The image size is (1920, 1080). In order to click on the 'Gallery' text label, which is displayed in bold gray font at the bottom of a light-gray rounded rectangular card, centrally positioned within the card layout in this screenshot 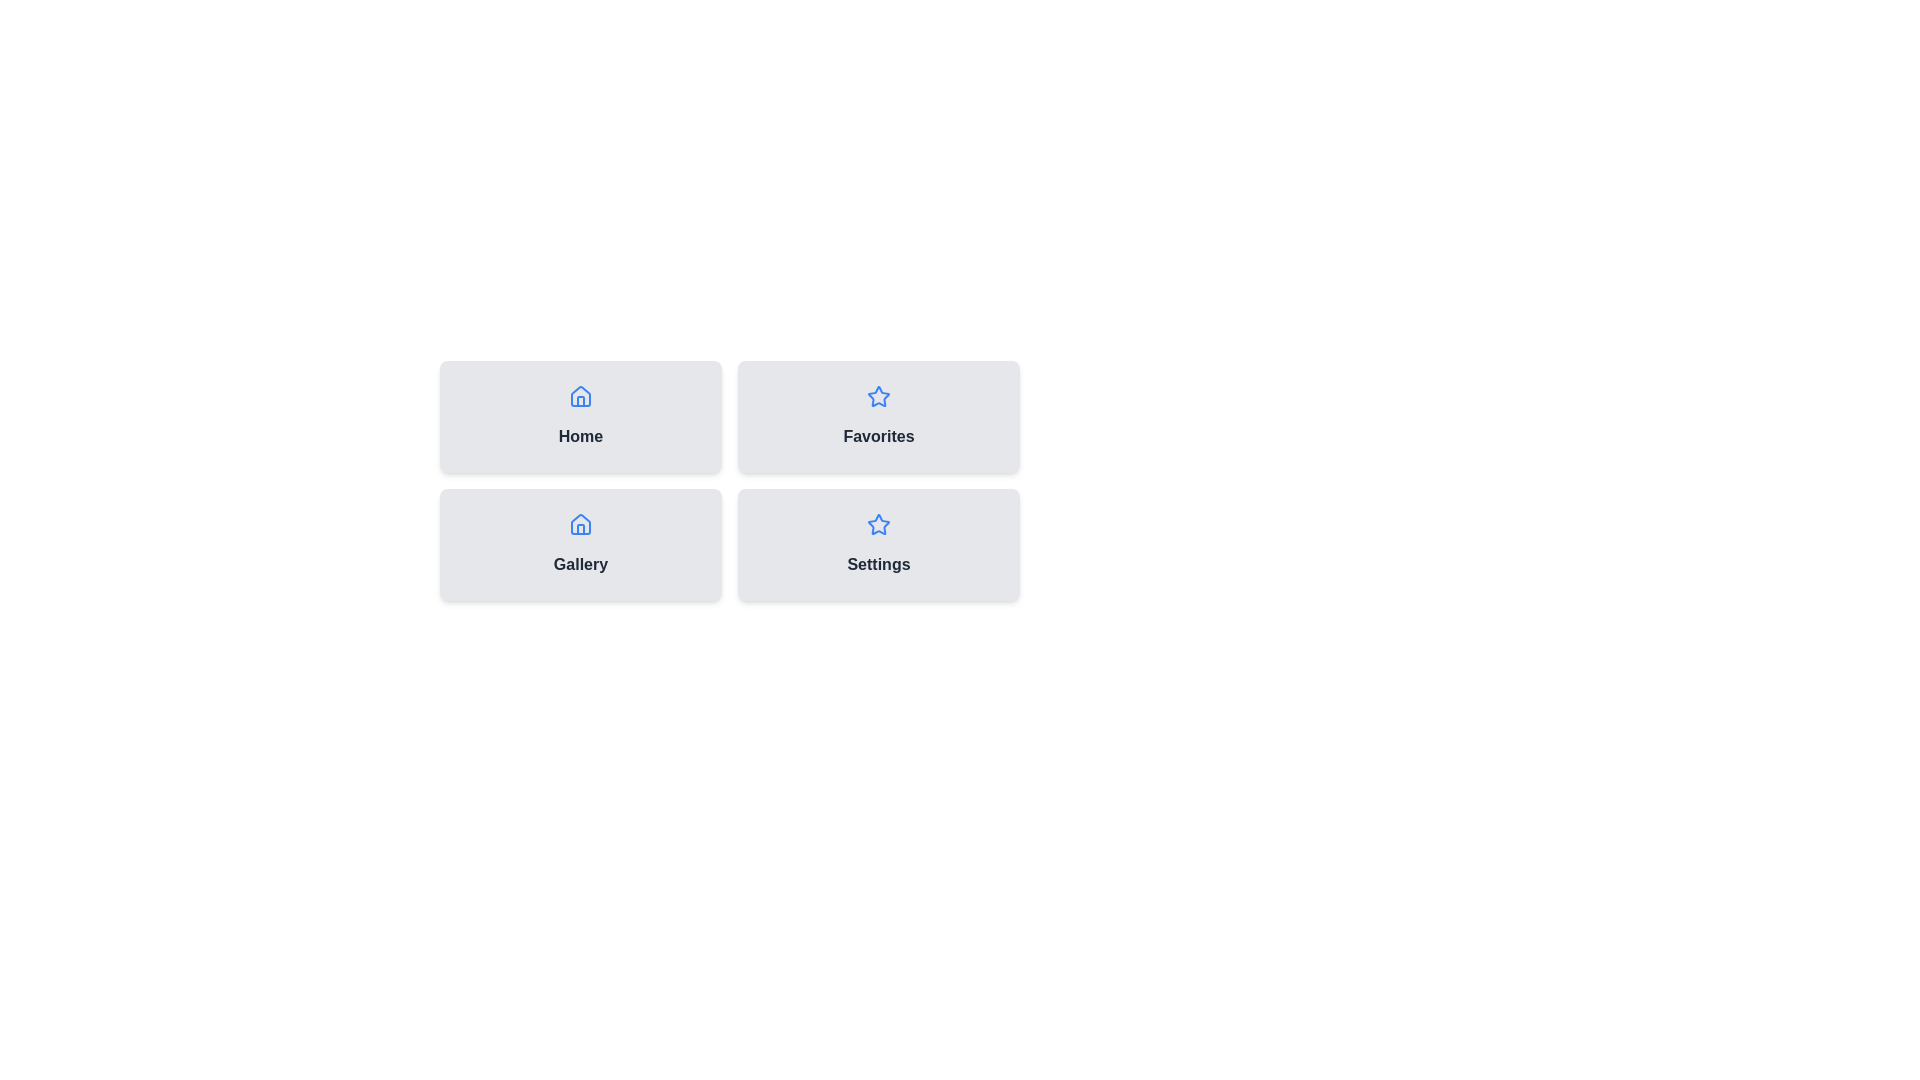, I will do `click(579, 564)`.